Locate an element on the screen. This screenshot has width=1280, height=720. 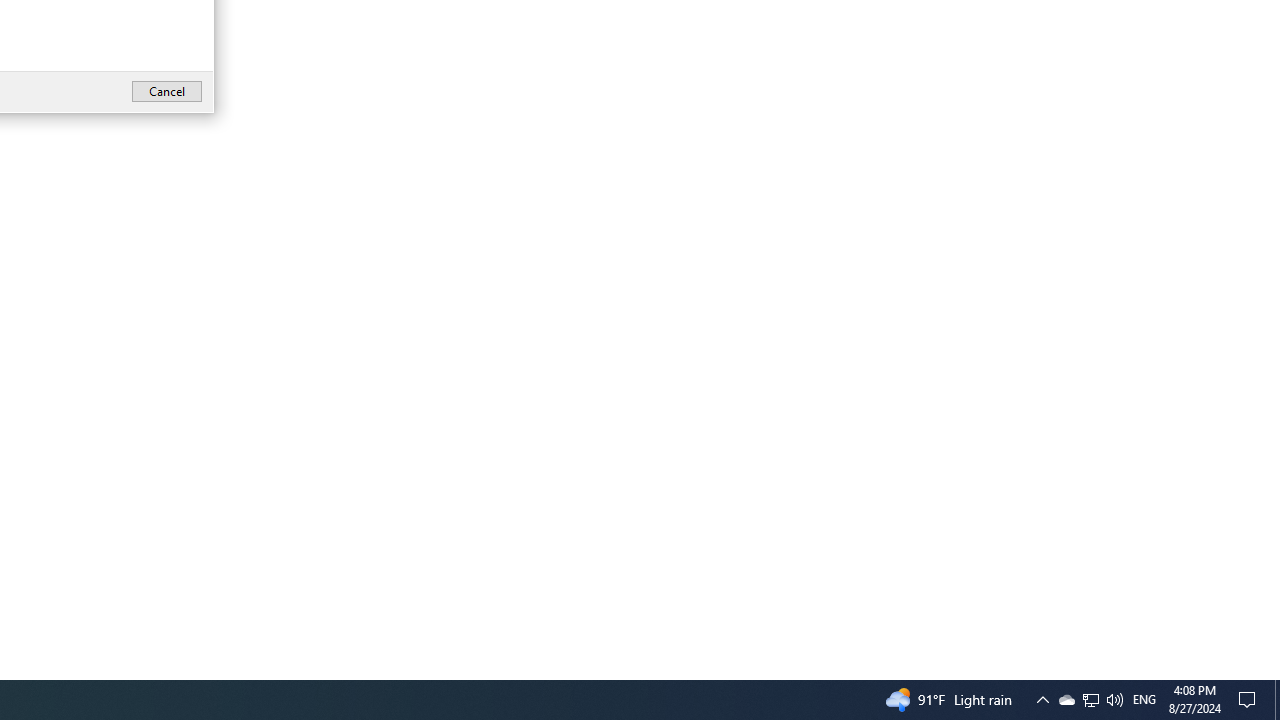
'Tray Input Indicator - English (United States)' is located at coordinates (1113, 698).